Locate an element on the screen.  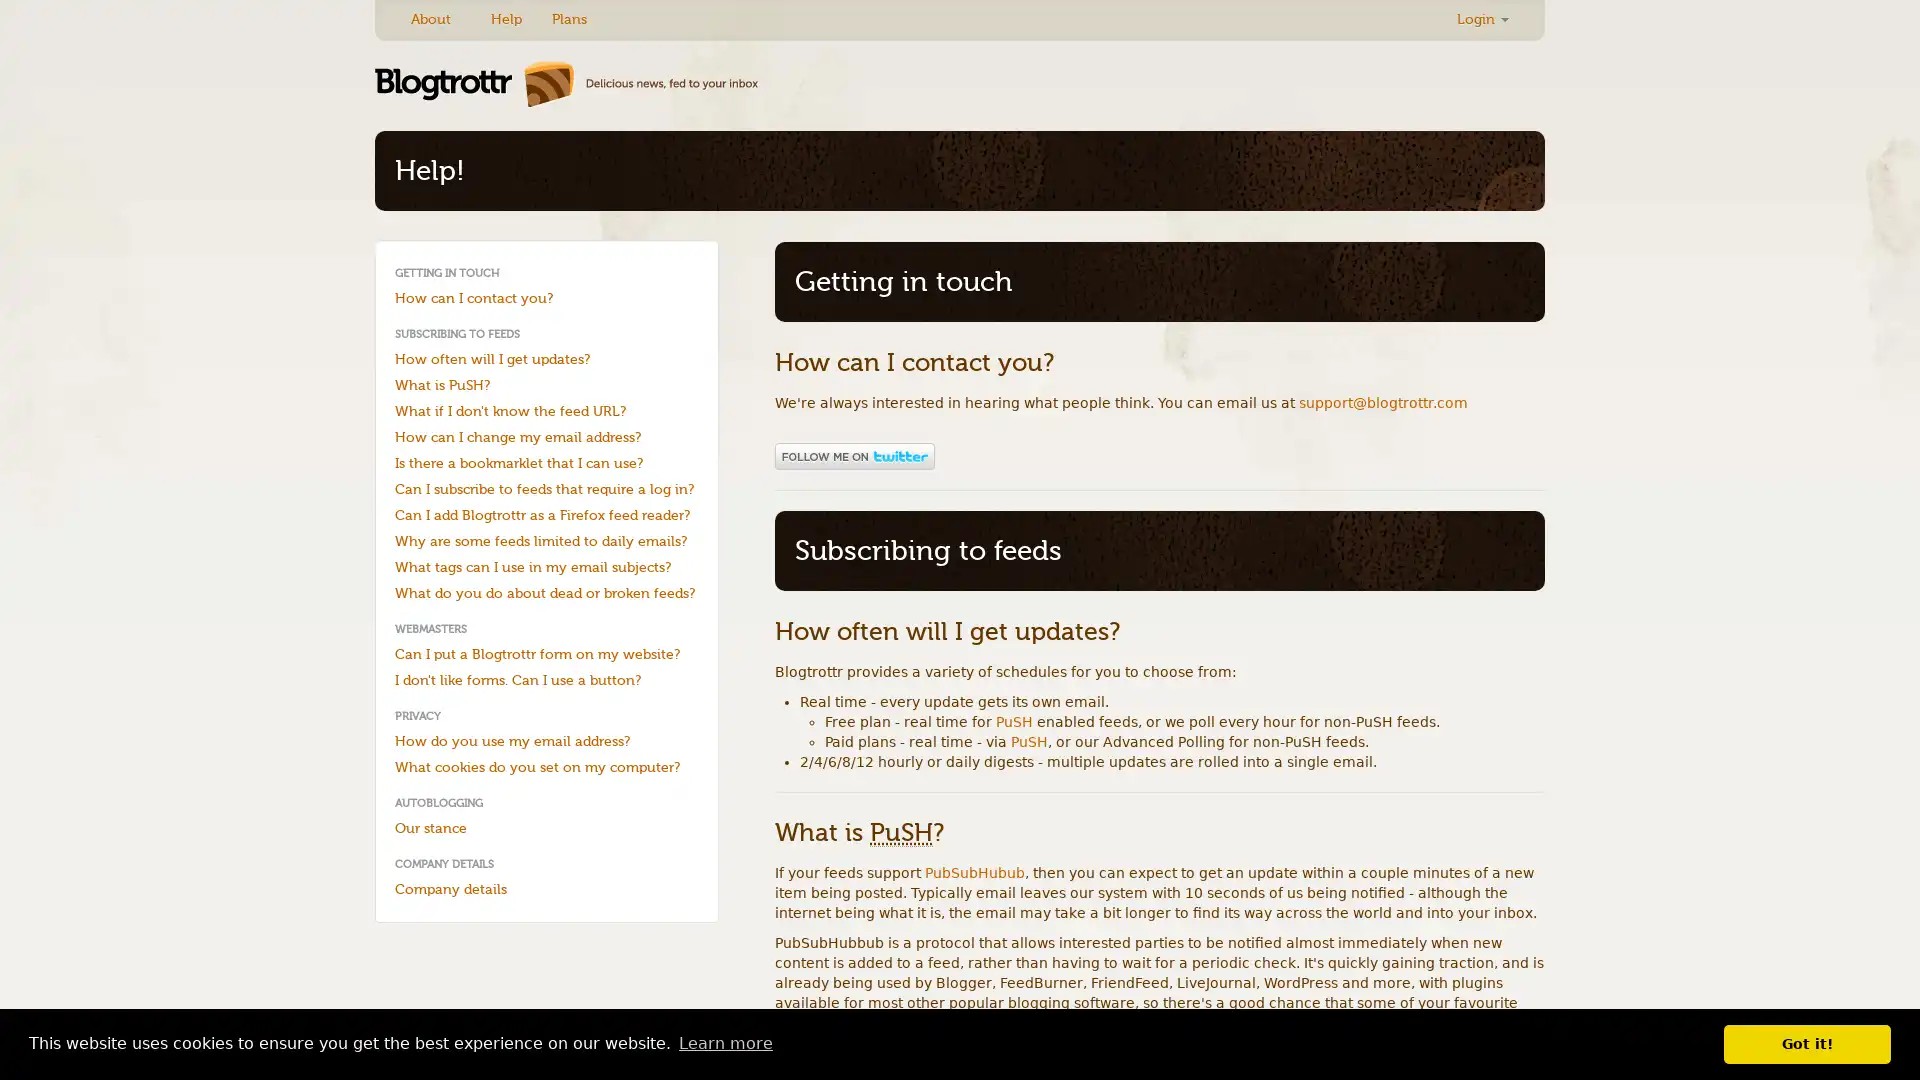
learn more about cookies is located at coordinates (724, 1043).